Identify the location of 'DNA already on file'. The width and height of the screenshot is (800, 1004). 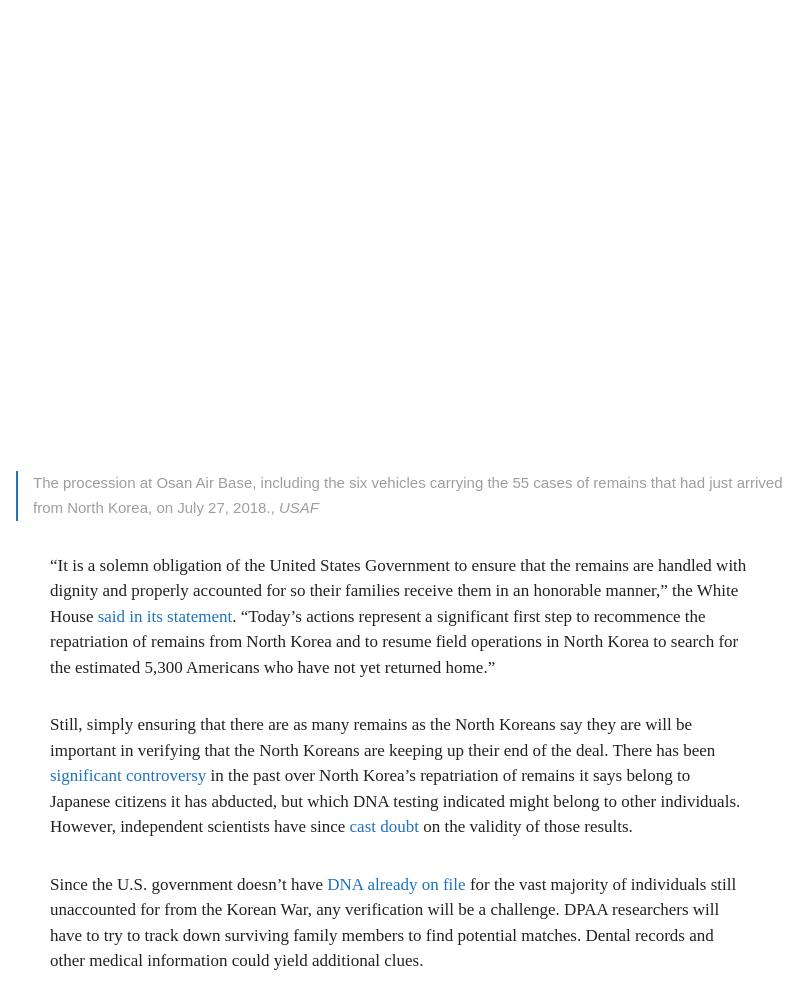
(395, 882).